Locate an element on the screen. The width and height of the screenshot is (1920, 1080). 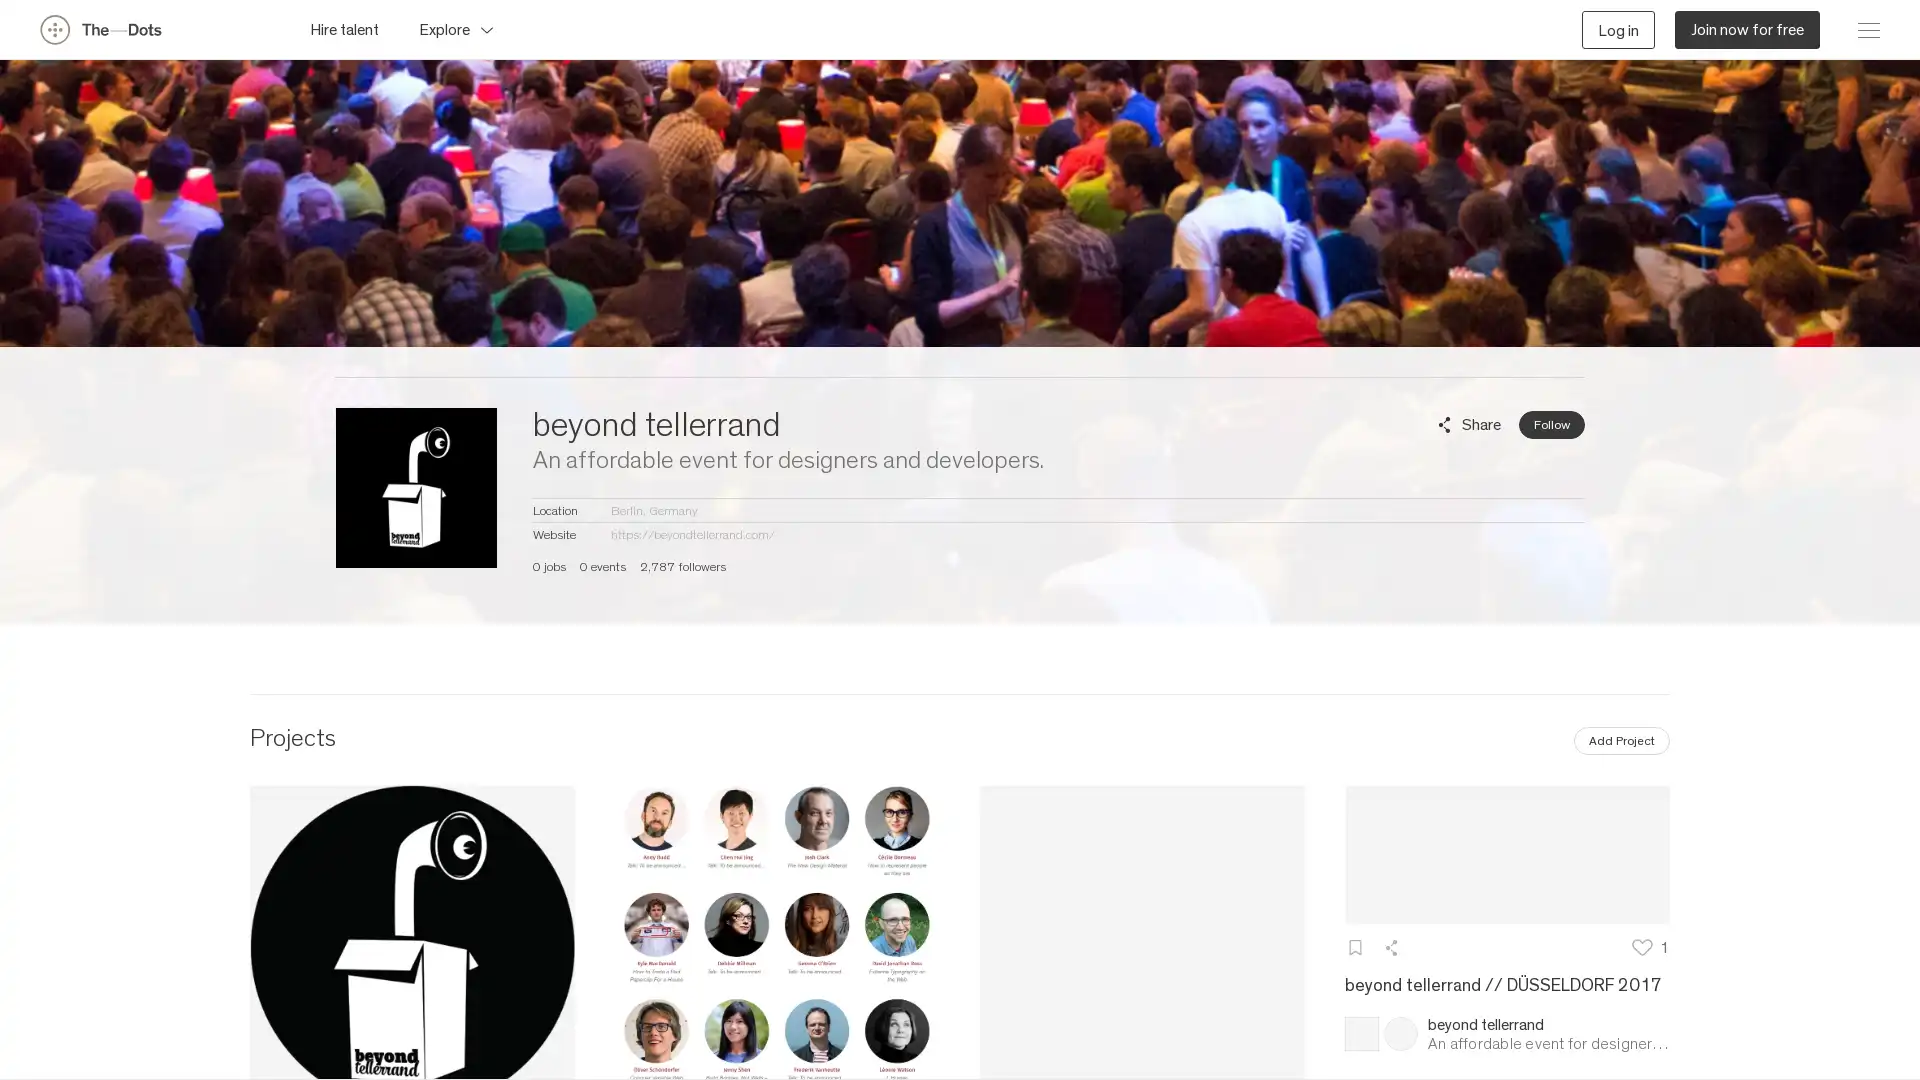
Like this project, 1 like is located at coordinates (1651, 945).